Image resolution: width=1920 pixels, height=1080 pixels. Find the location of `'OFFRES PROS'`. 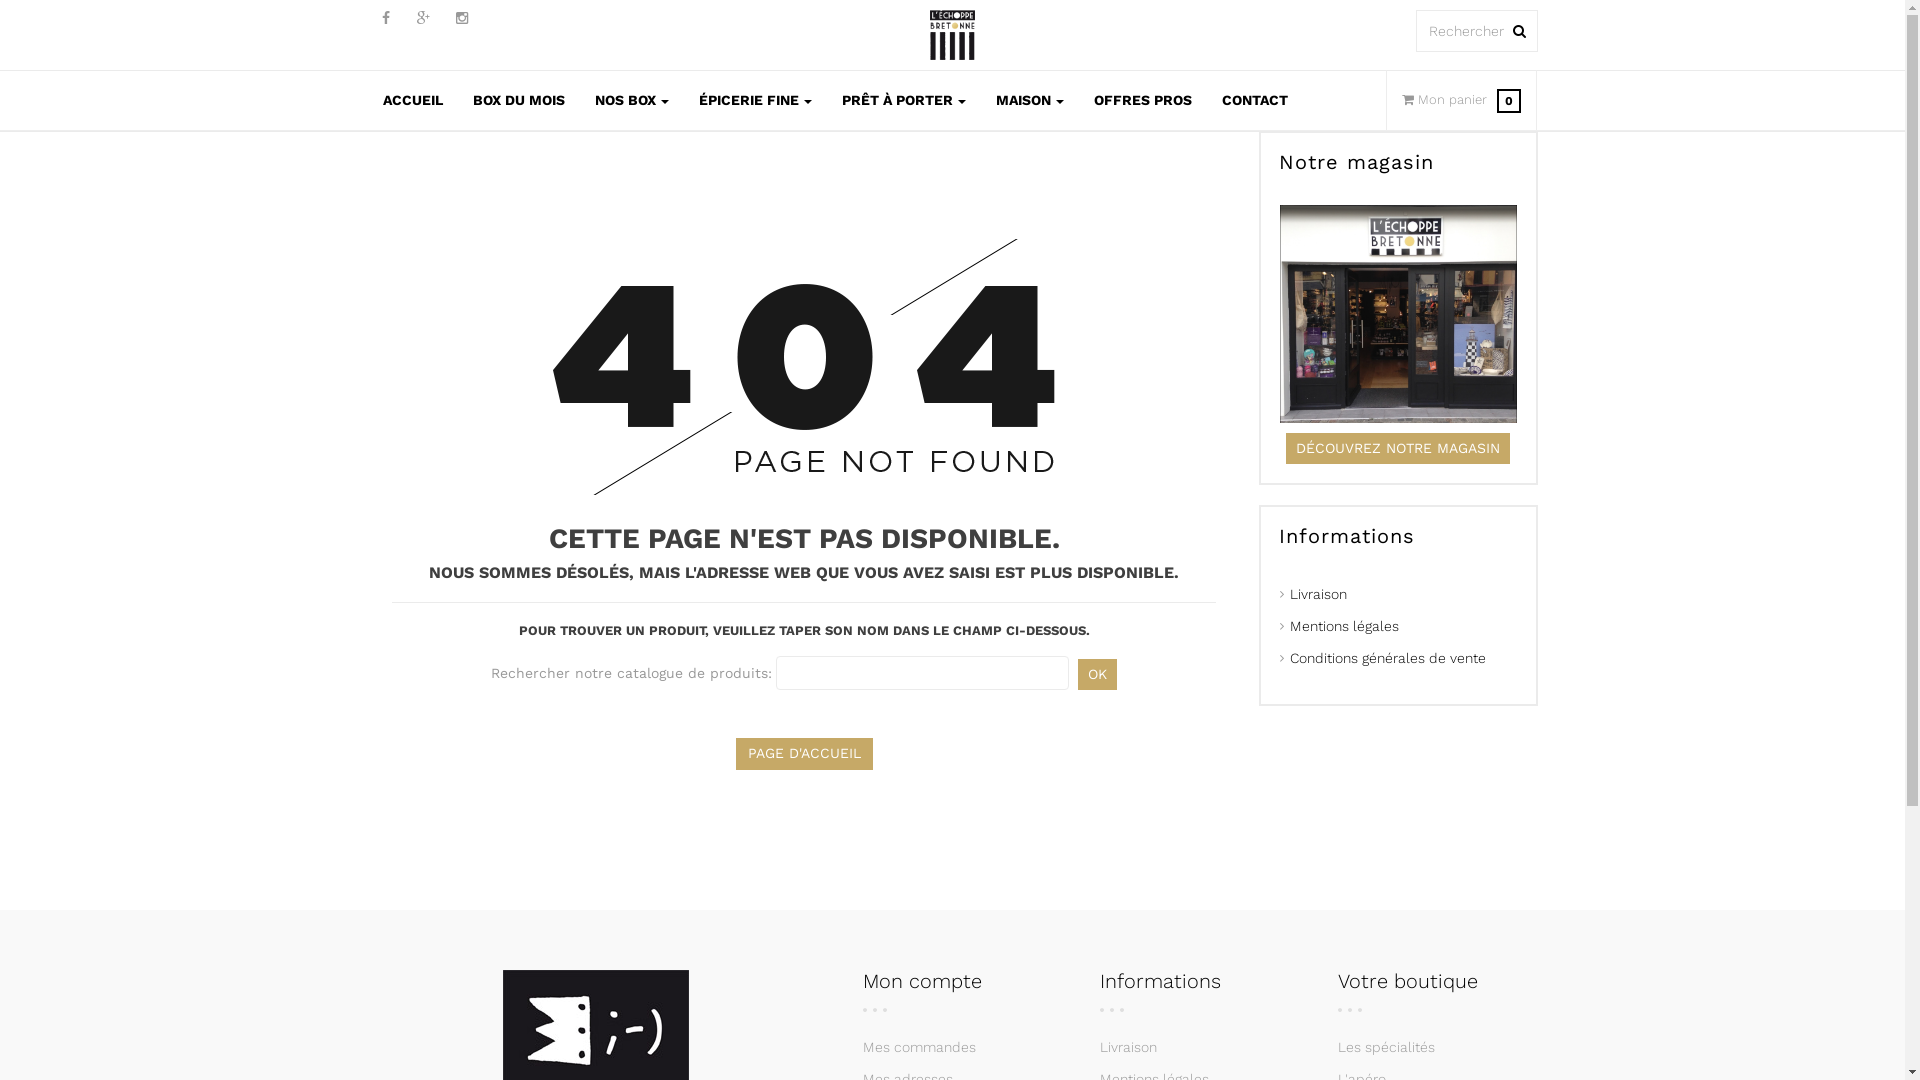

'OFFRES PROS' is located at coordinates (1142, 100).